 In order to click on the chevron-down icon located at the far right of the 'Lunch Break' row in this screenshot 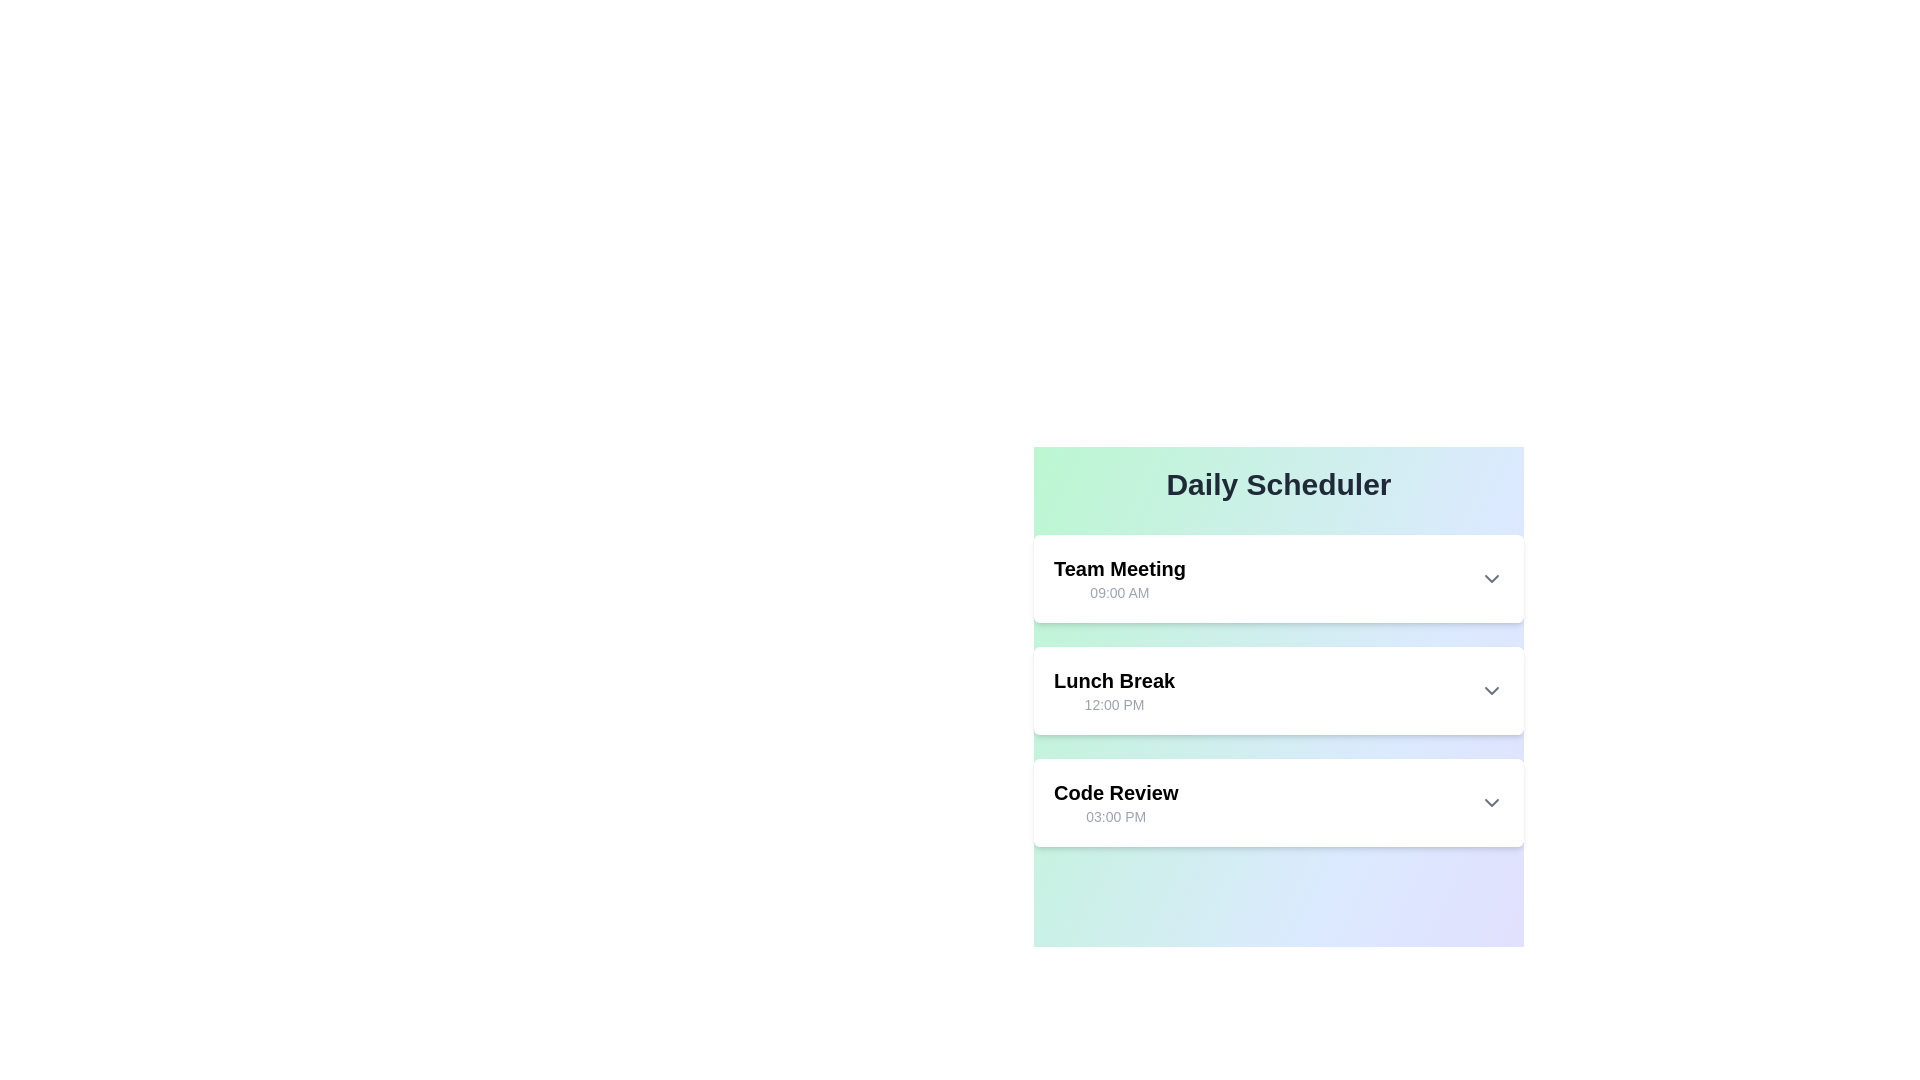, I will do `click(1492, 689)`.